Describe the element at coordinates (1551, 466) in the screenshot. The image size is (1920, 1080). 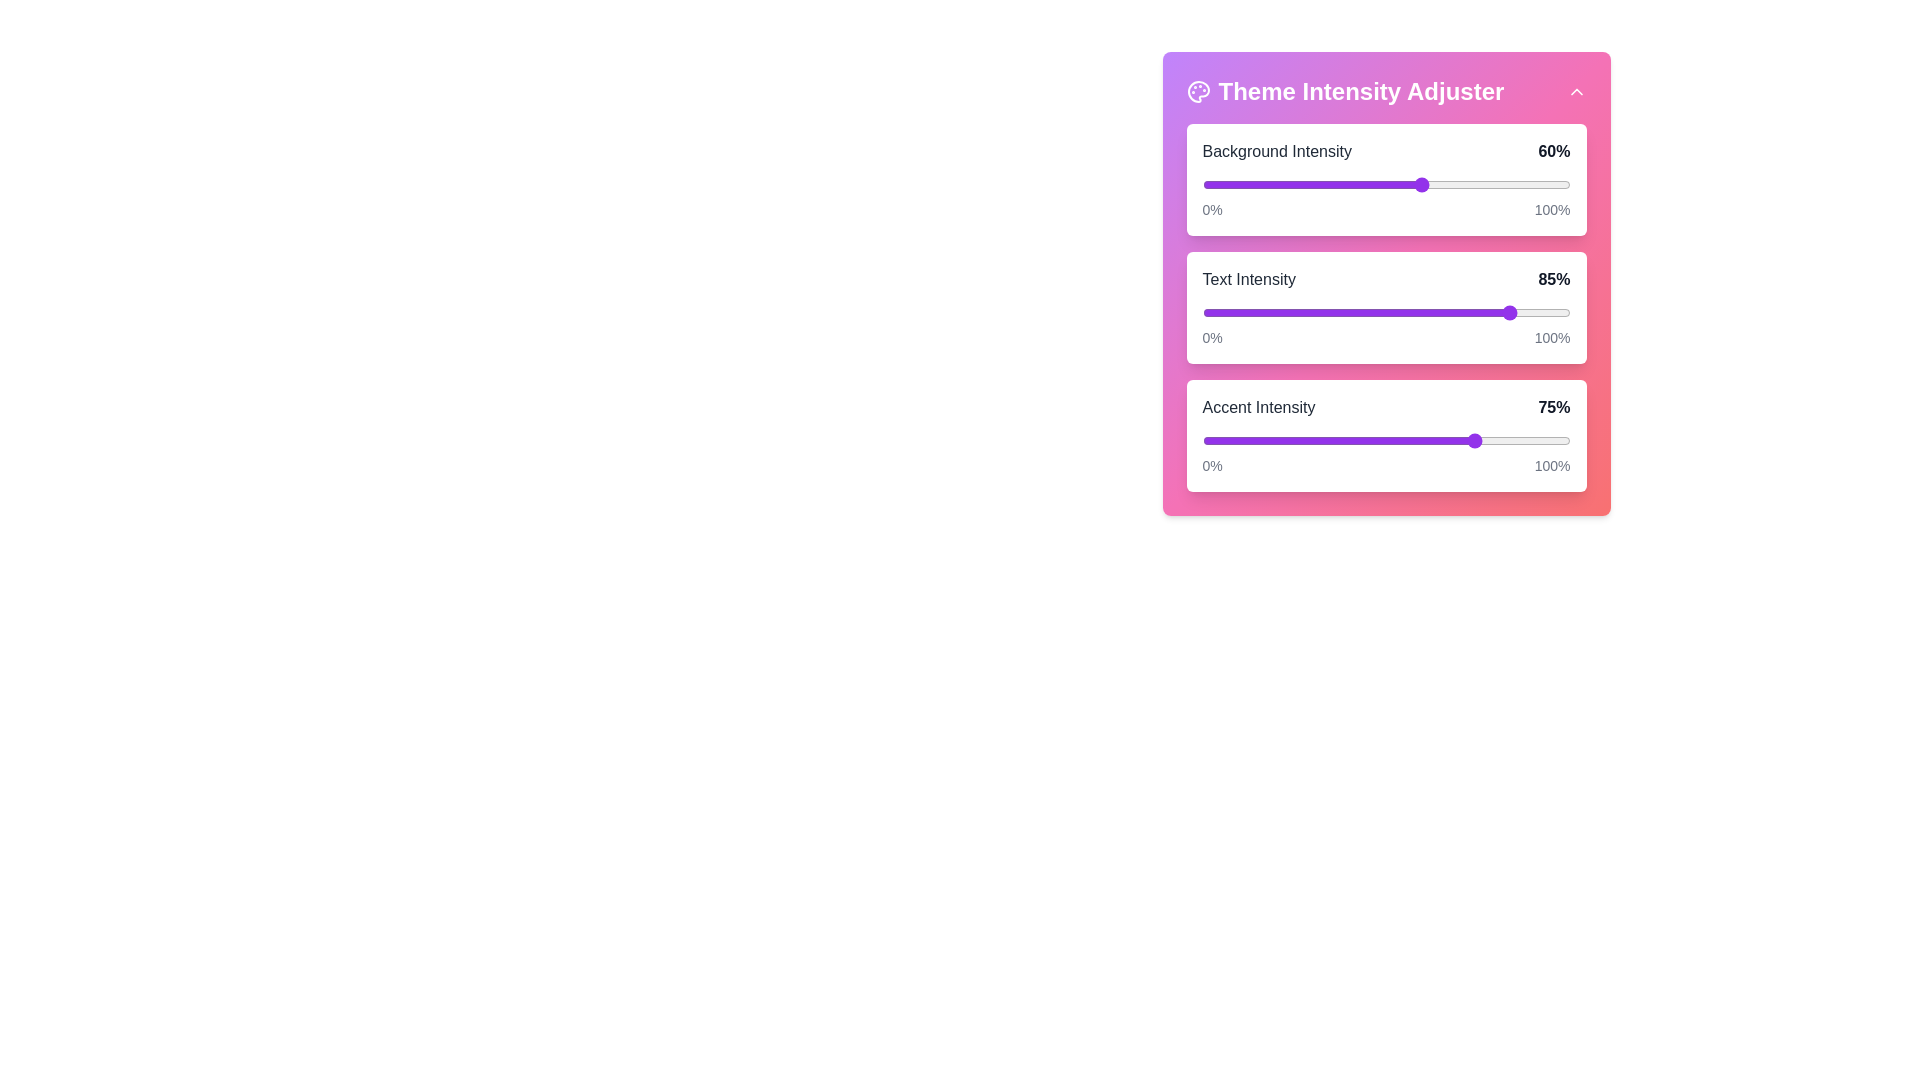
I see `the static text label displaying '100%' for the 'Accent Intensity' slider in the 'Theme Intensity Adjuster' panel` at that location.